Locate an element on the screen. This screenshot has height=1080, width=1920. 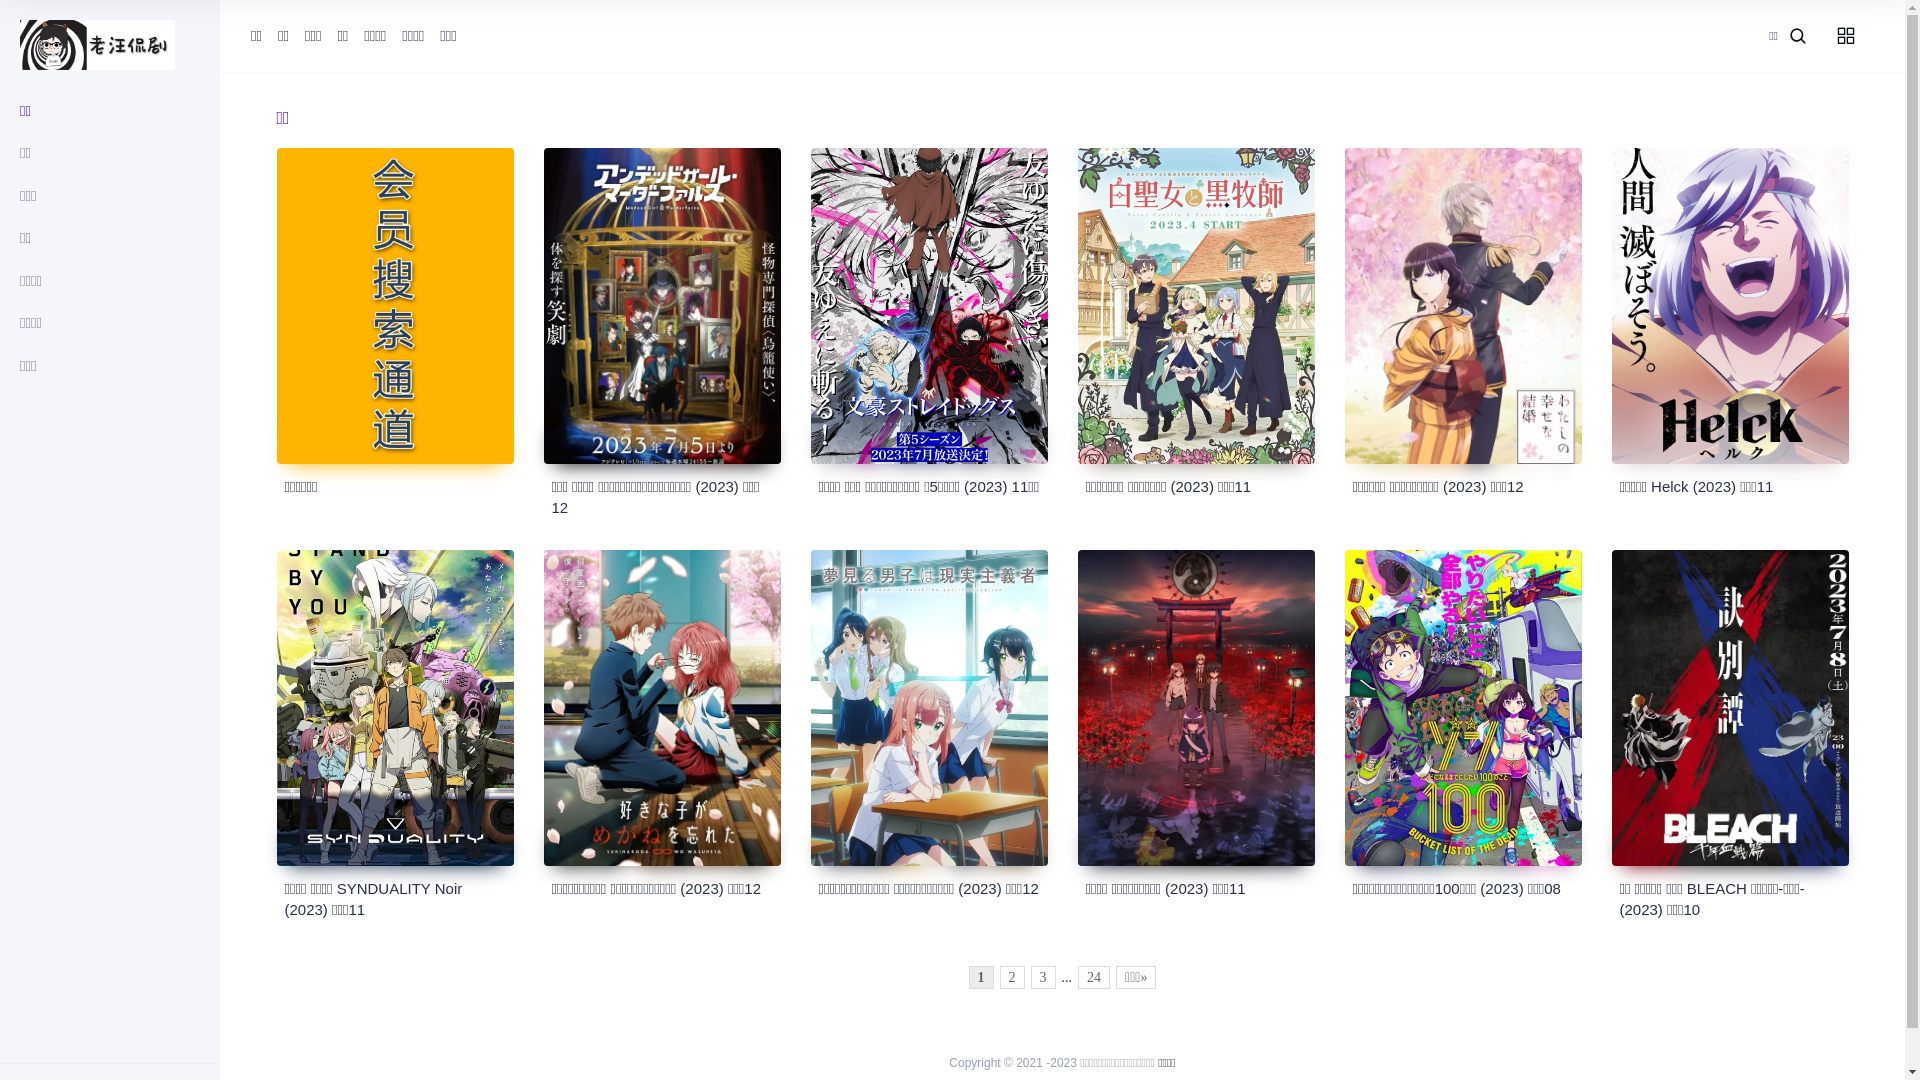
'3' is located at coordinates (1042, 976).